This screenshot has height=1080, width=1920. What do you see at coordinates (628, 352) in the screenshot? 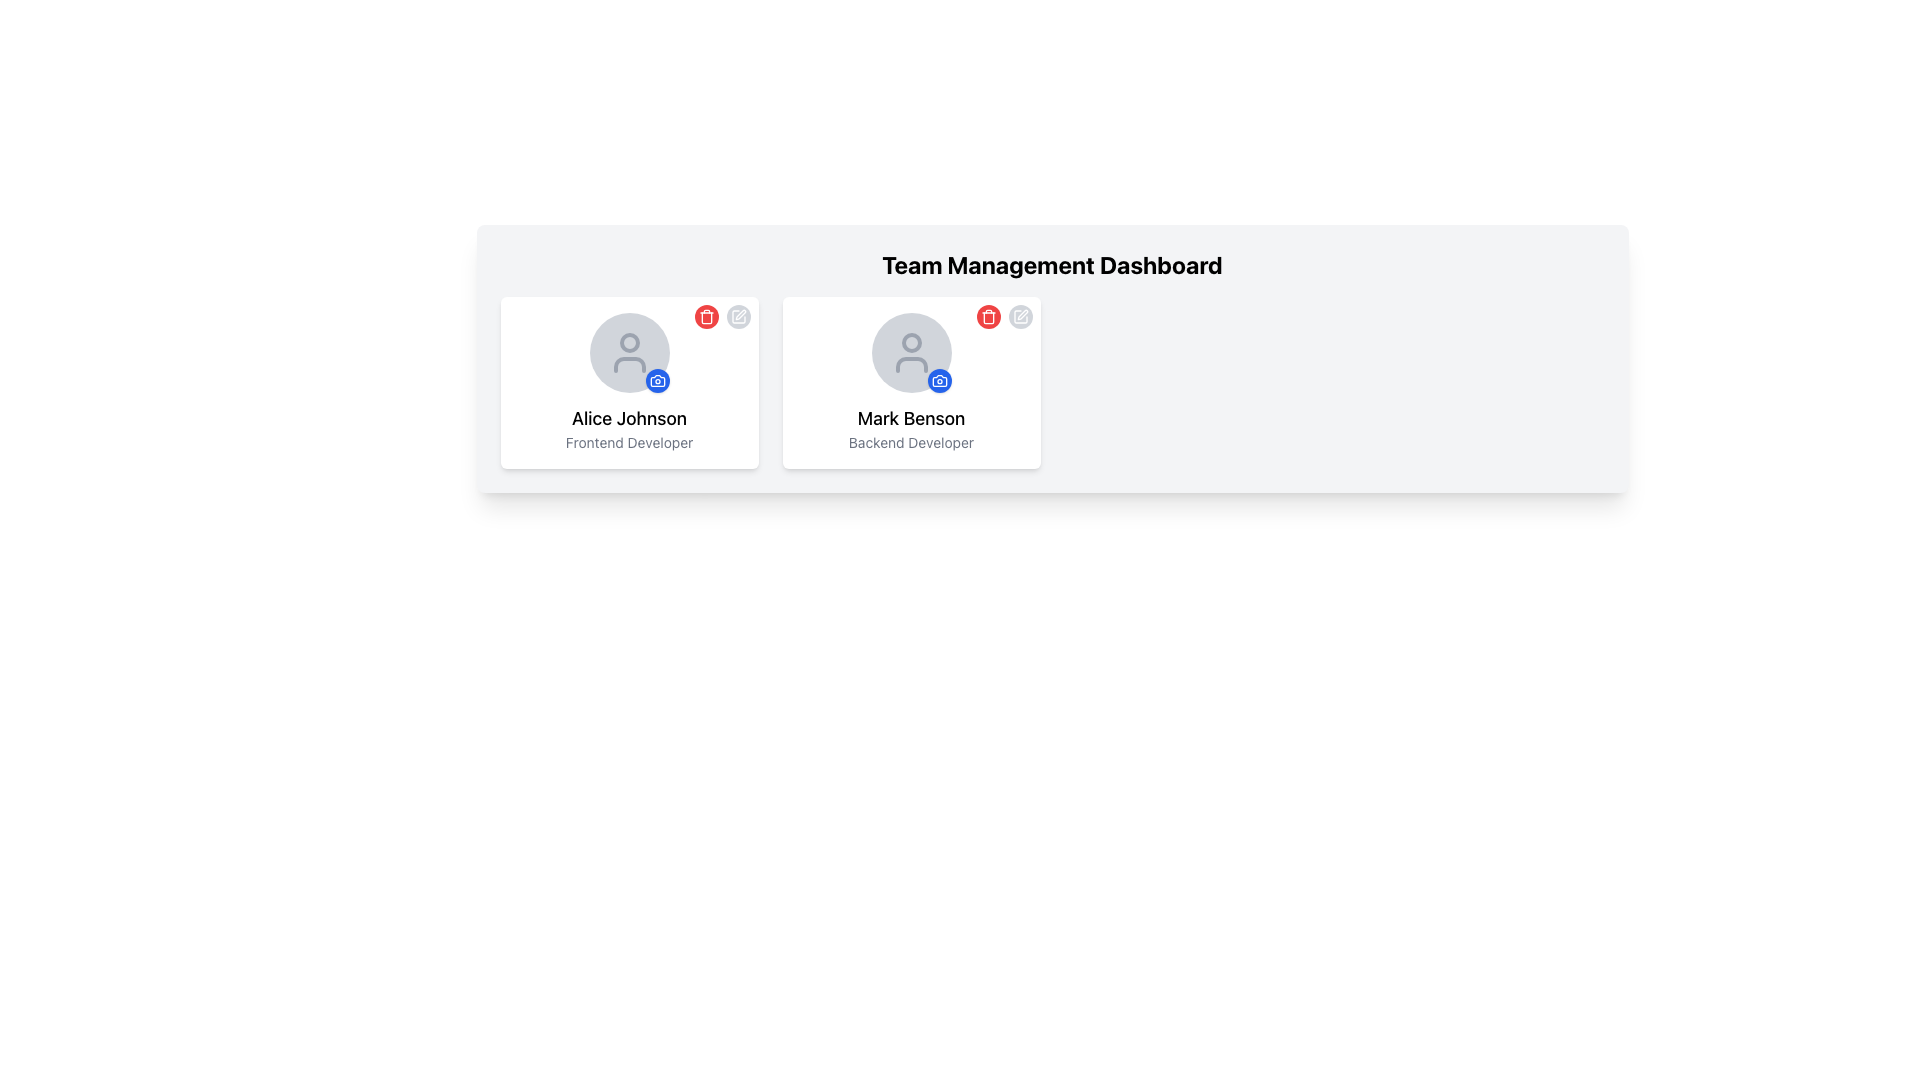
I see `the camera icon overlaying the bottom-right corner of the circular user avatar placeholder for 'Alice Johnson' to upload a profile picture` at bounding box center [628, 352].